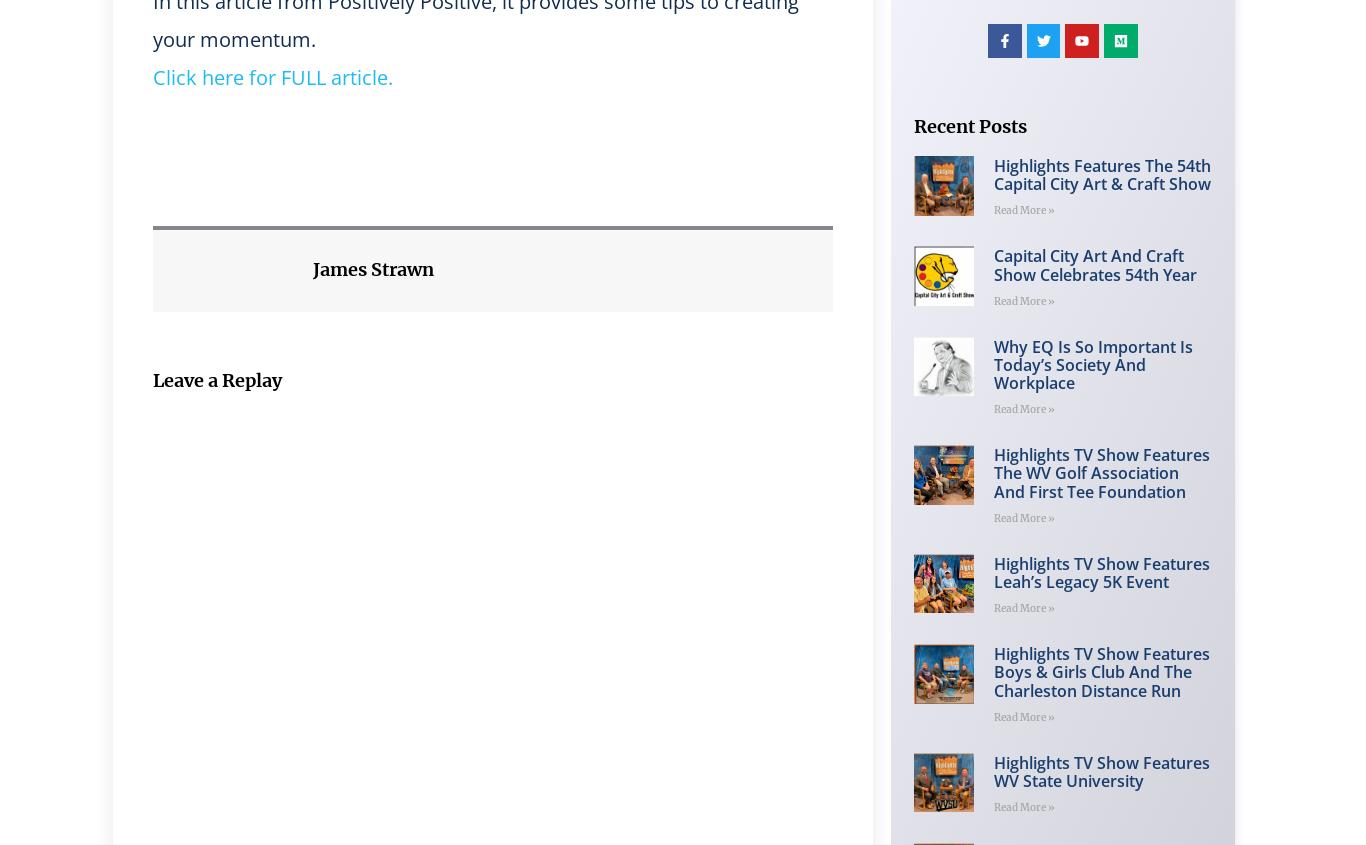 The width and height of the screenshot is (1366, 845). What do you see at coordinates (1099, 473) in the screenshot?
I see `'Highlights TV Show Features the WV Golf Association and First Tee Foundation'` at bounding box center [1099, 473].